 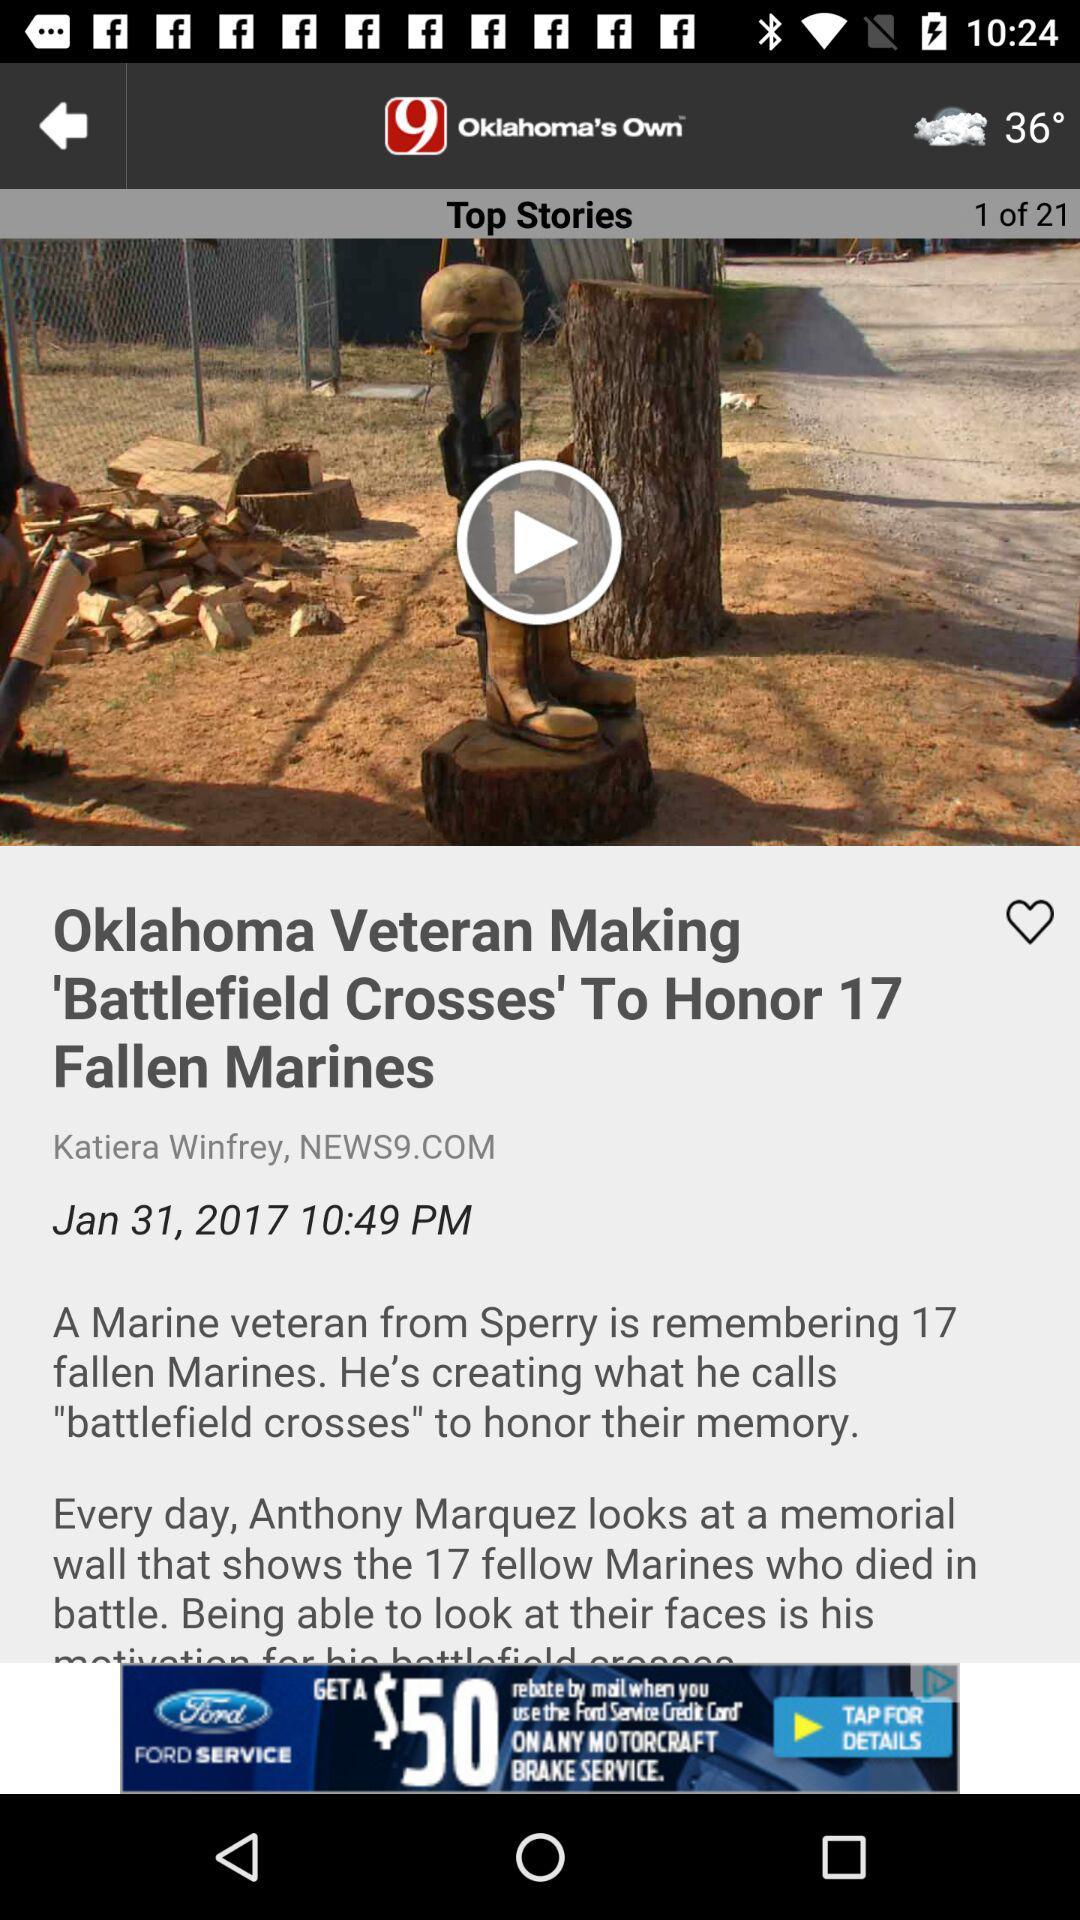 What do you see at coordinates (1017, 921) in the screenshot?
I see `the favorite icon` at bounding box center [1017, 921].